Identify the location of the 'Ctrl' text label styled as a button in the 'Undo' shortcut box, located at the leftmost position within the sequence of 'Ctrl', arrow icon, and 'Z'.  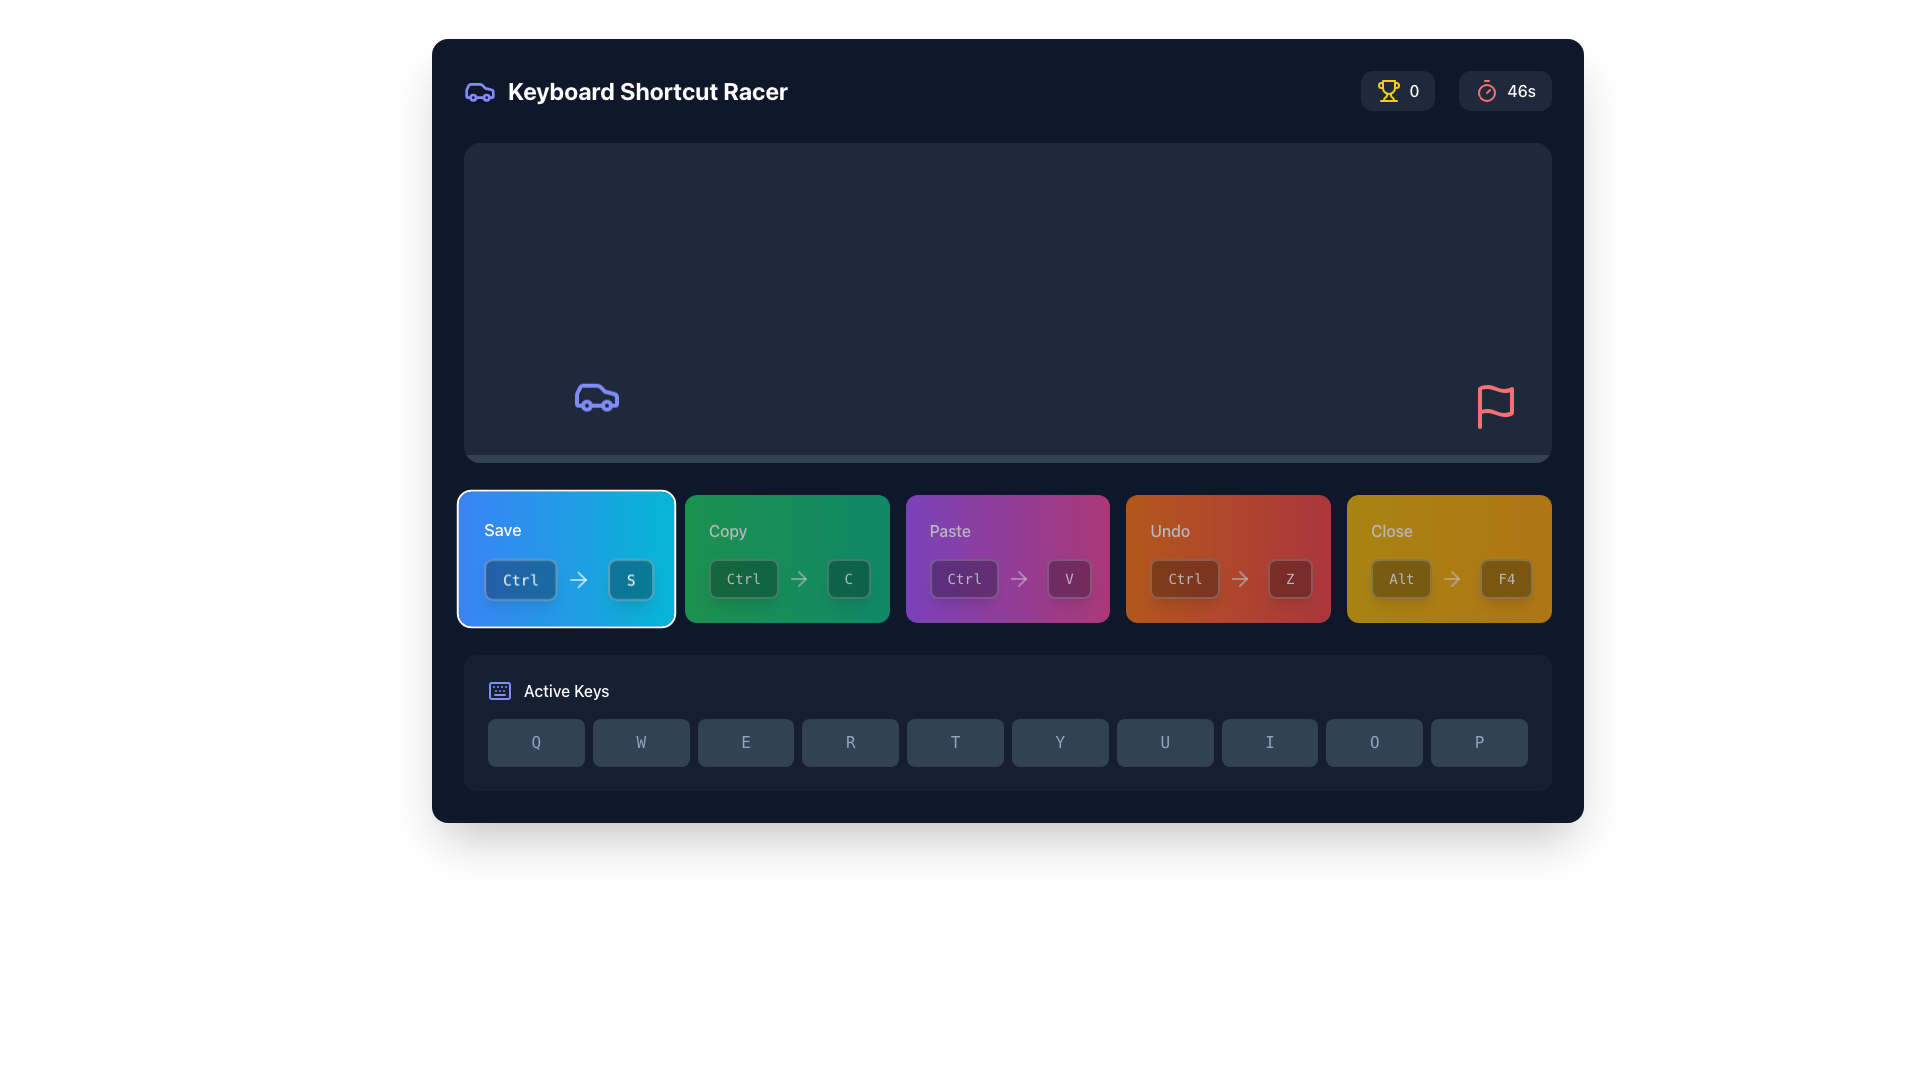
(1204, 578).